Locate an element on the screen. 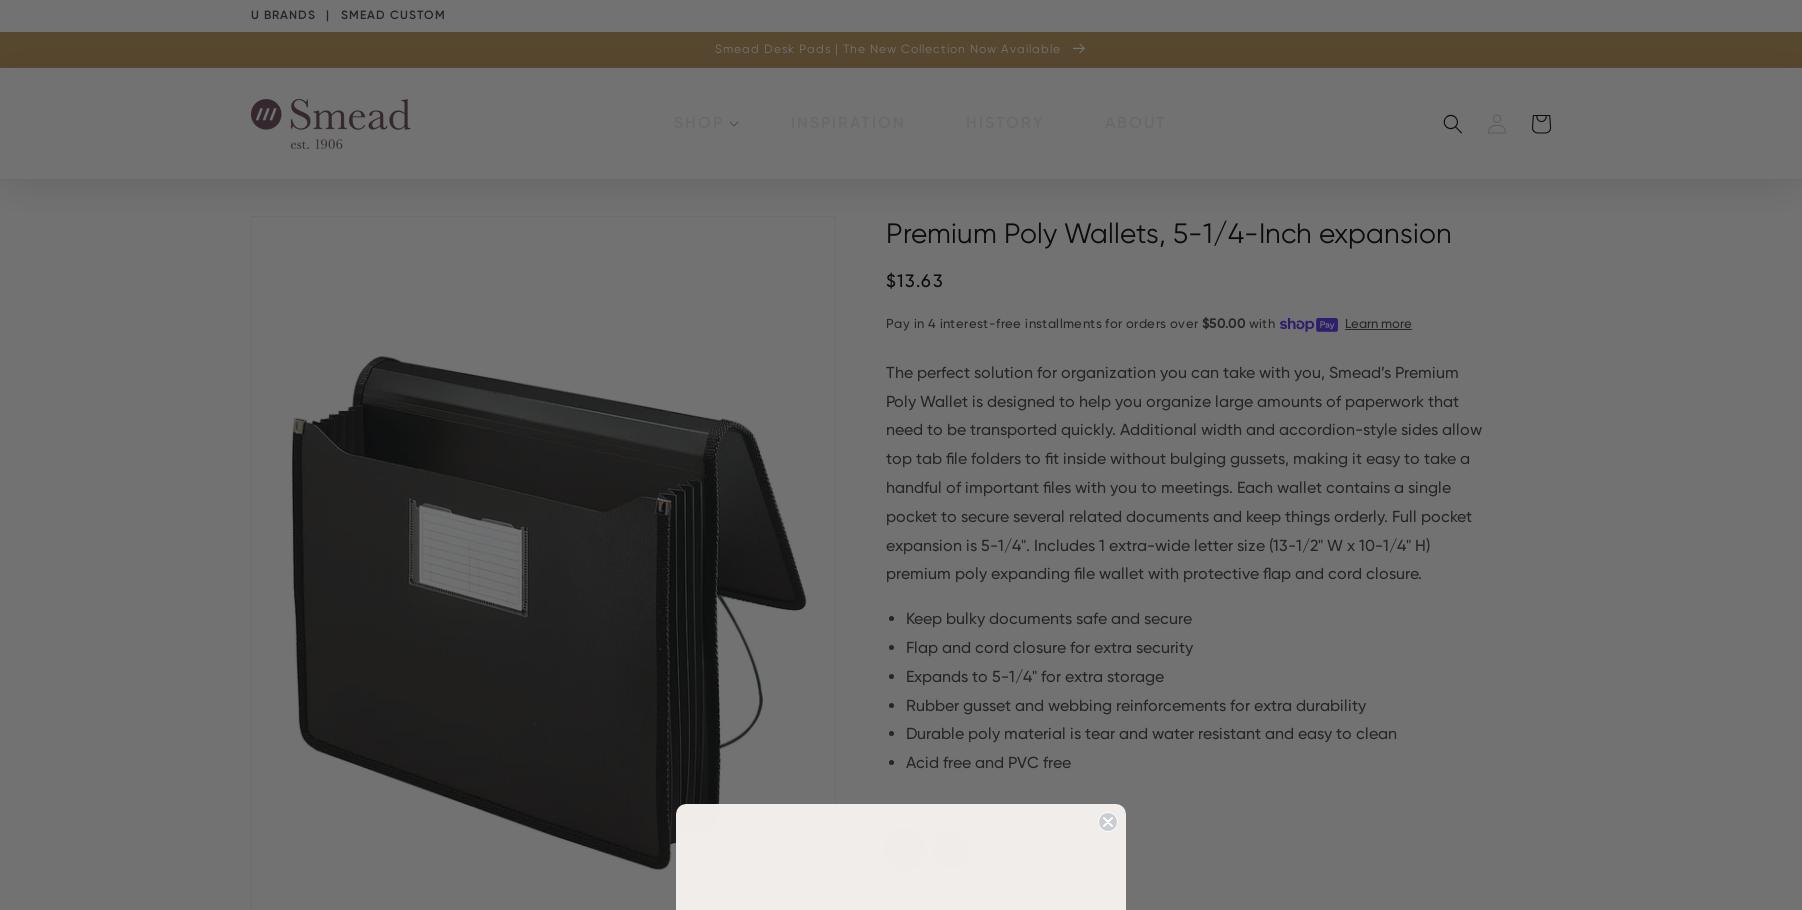 This screenshot has height=910, width=1802. 'Hanging File Folders' is located at coordinates (1077, 202).